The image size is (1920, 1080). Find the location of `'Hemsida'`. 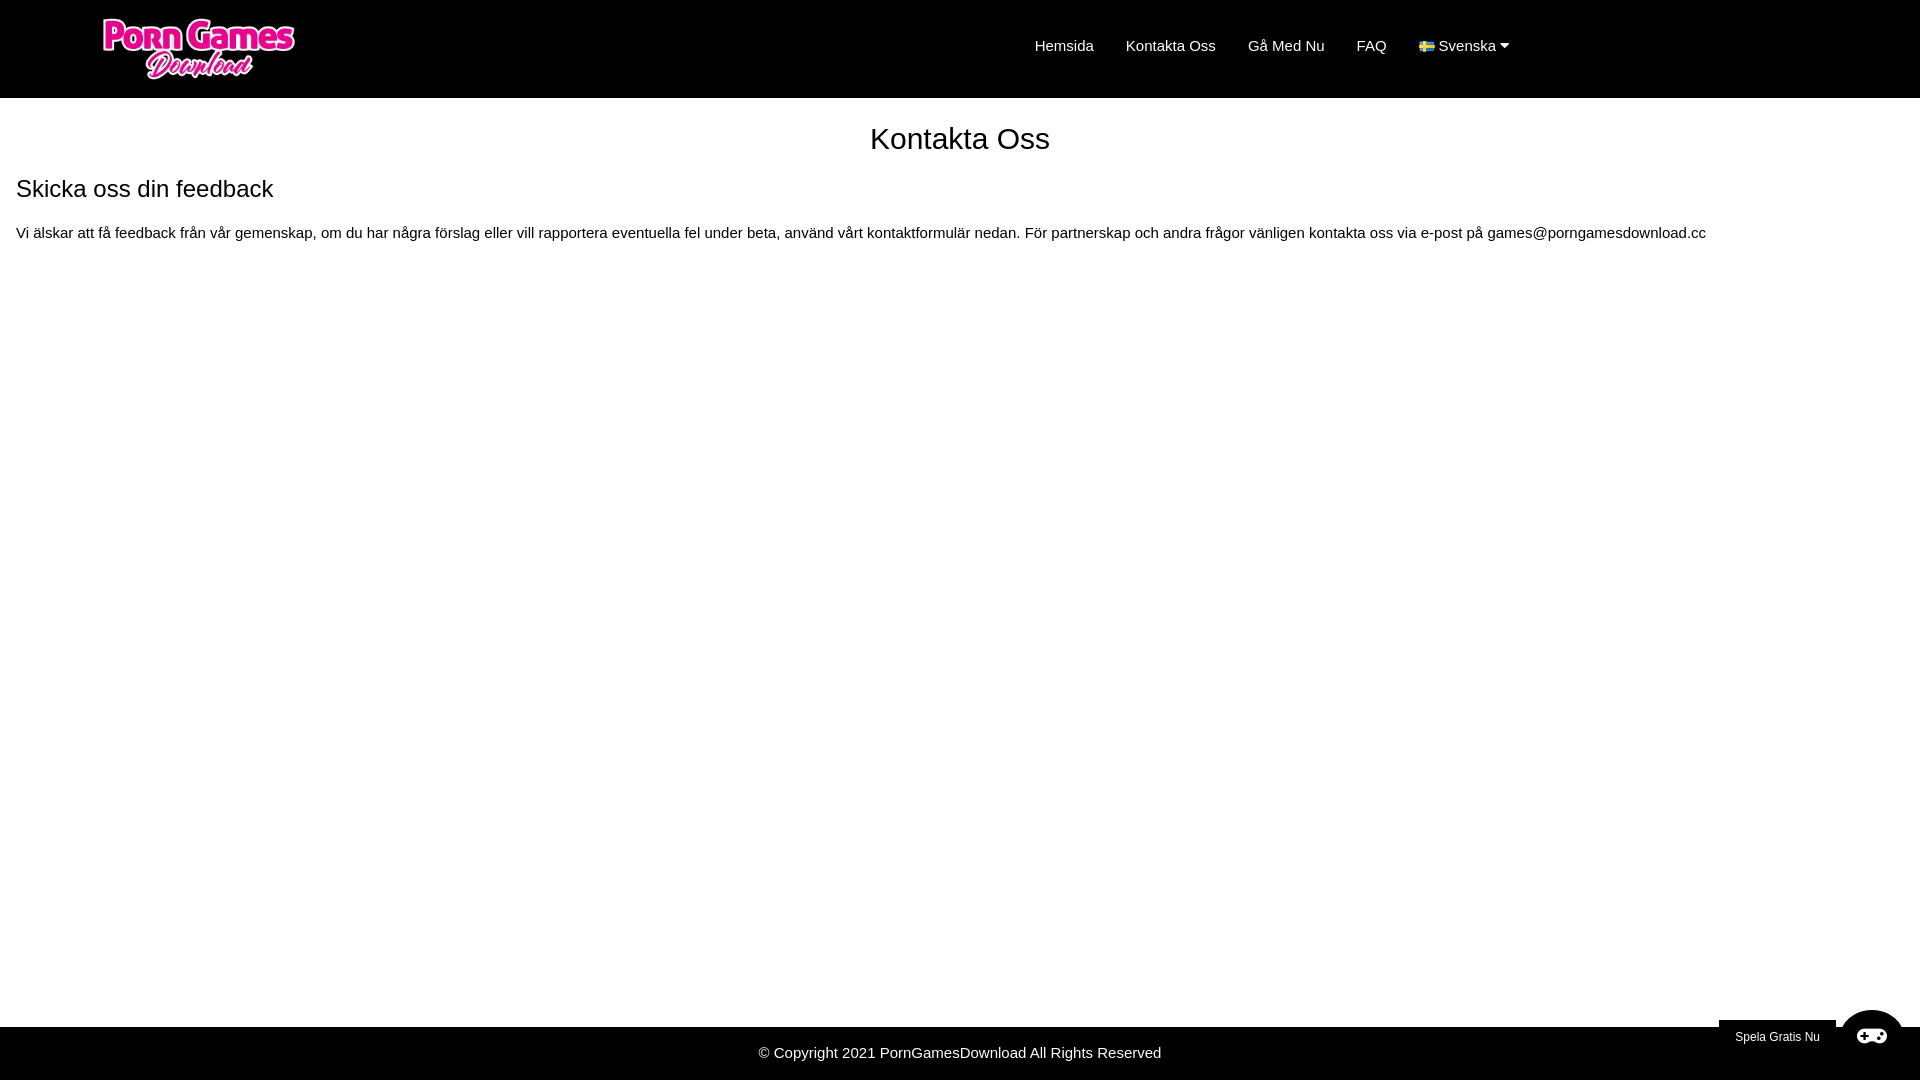

'Hemsida' is located at coordinates (1063, 45).